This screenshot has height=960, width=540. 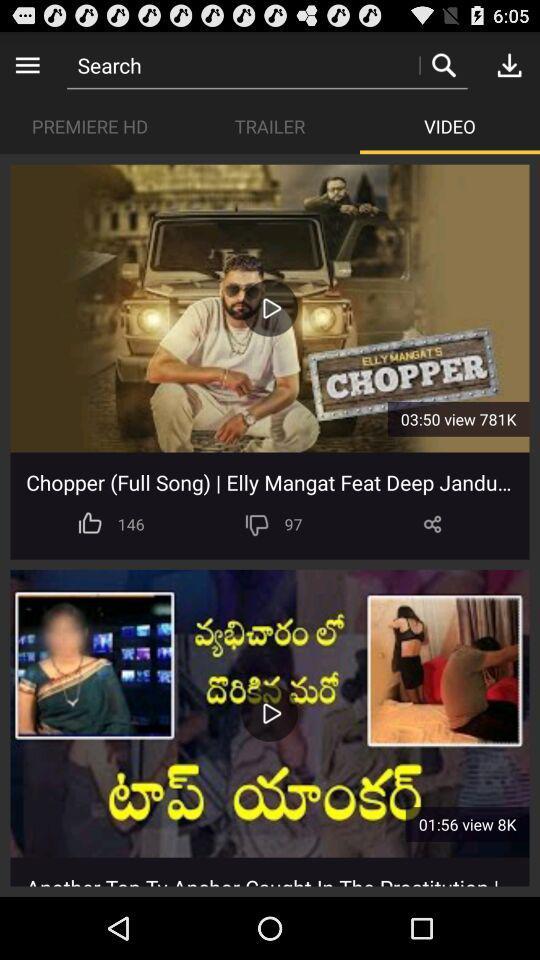 What do you see at coordinates (257, 523) in the screenshot?
I see `hit thumbs down` at bounding box center [257, 523].